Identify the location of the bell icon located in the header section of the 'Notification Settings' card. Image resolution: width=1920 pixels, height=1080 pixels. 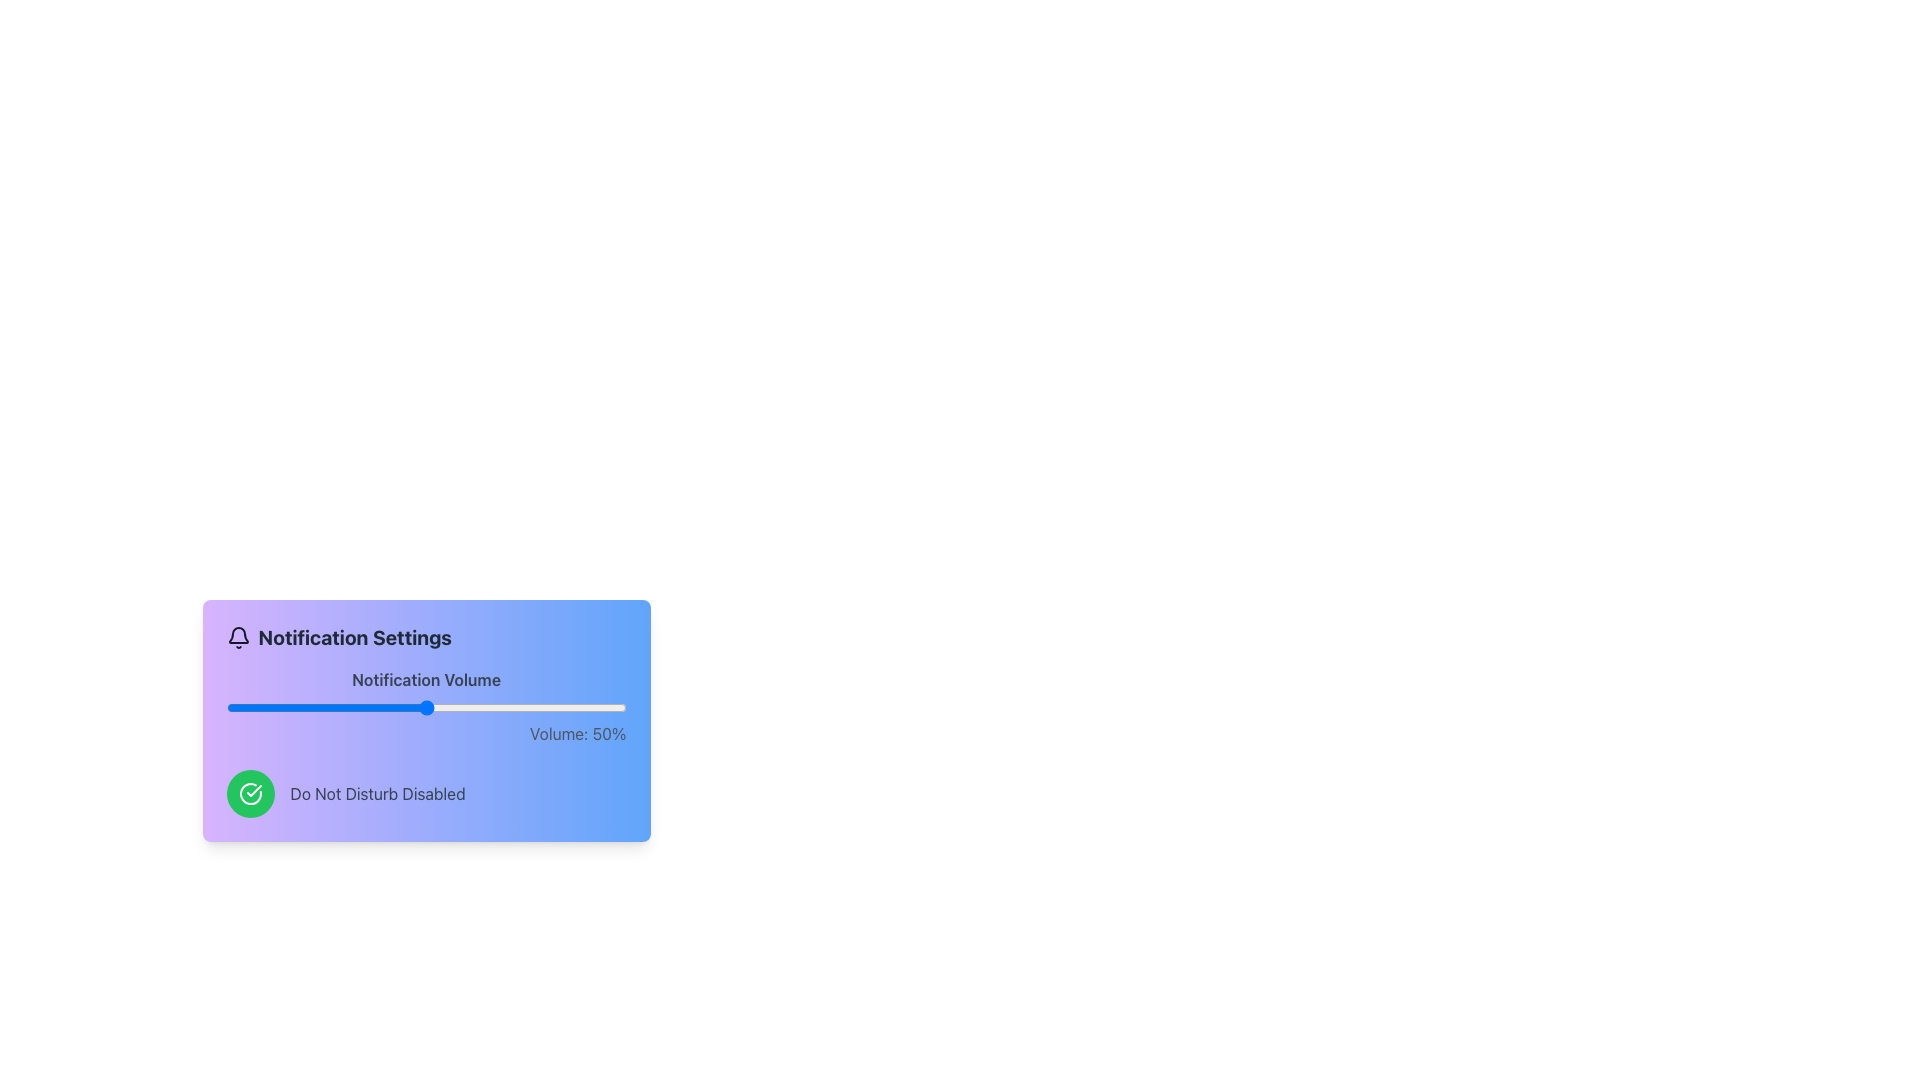
(238, 637).